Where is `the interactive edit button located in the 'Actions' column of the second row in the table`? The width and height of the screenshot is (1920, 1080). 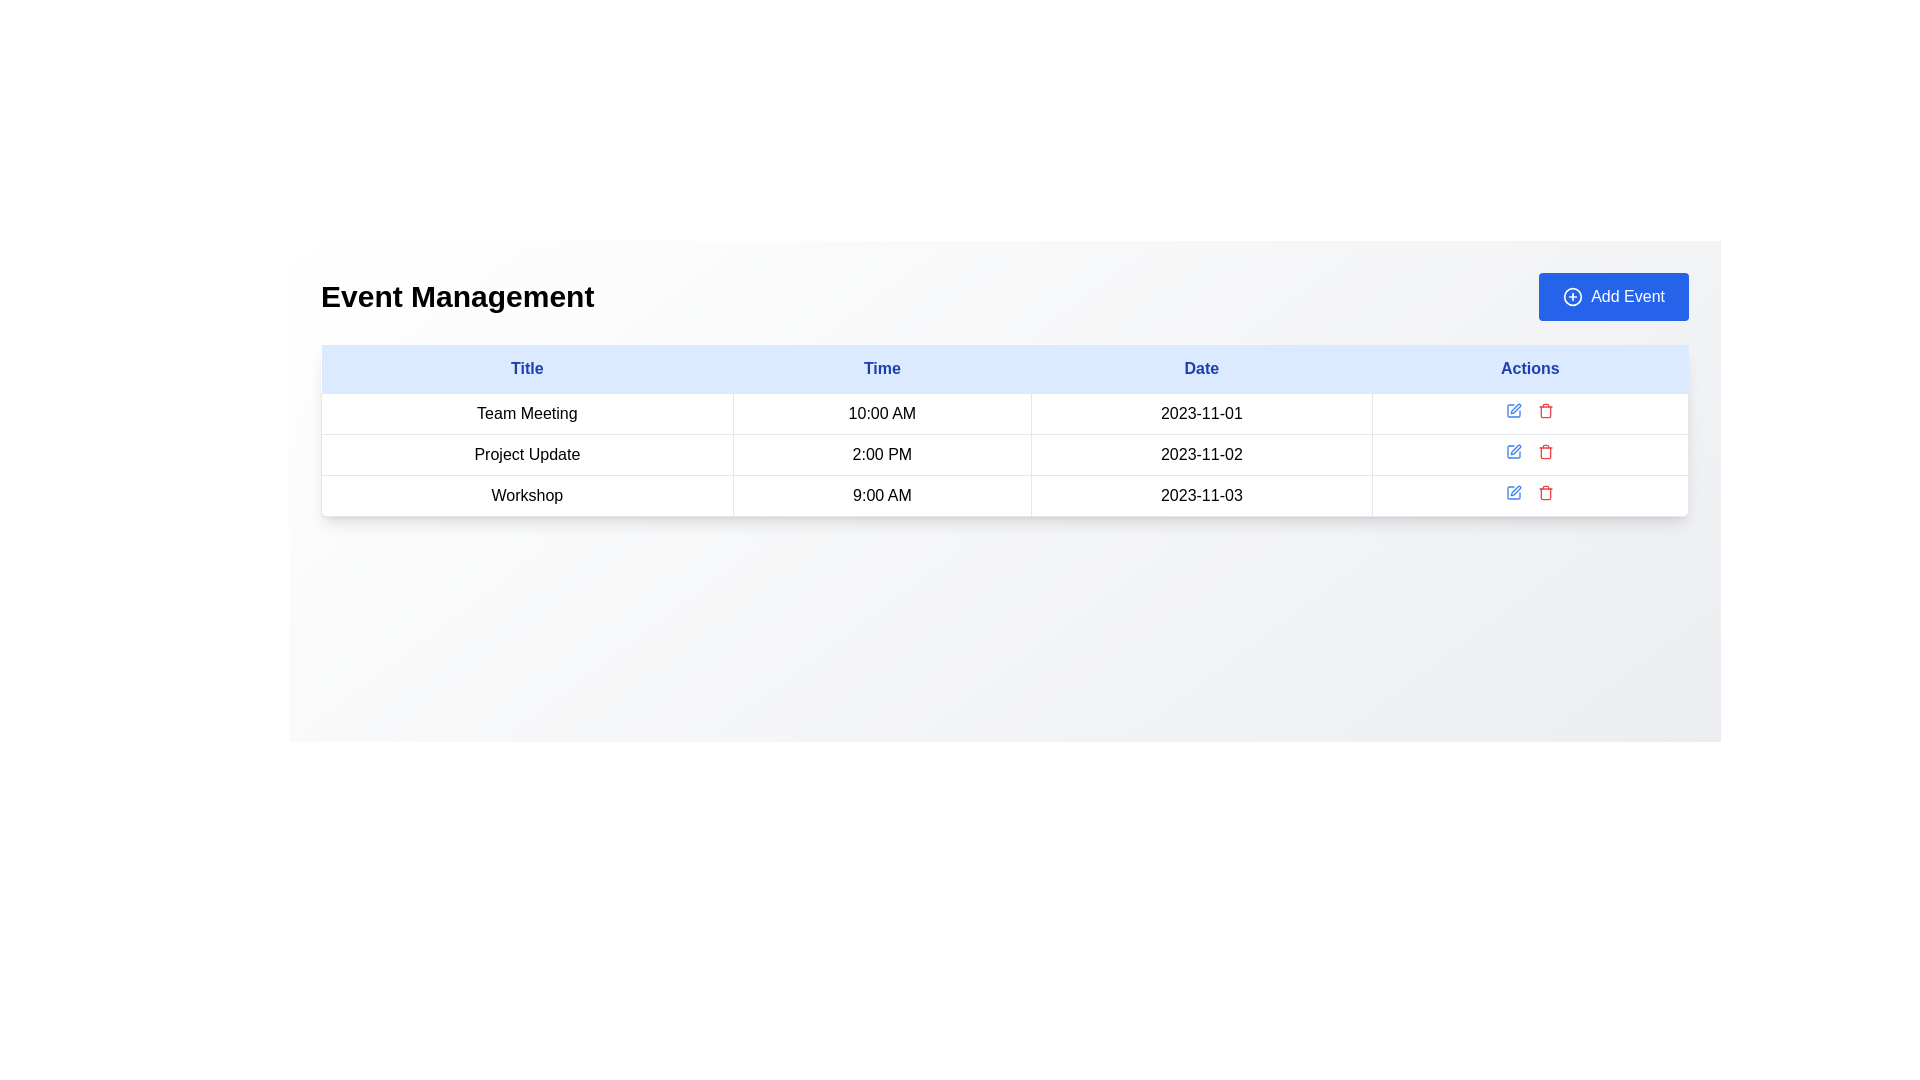 the interactive edit button located in the 'Actions' column of the second row in the table is located at coordinates (1516, 450).